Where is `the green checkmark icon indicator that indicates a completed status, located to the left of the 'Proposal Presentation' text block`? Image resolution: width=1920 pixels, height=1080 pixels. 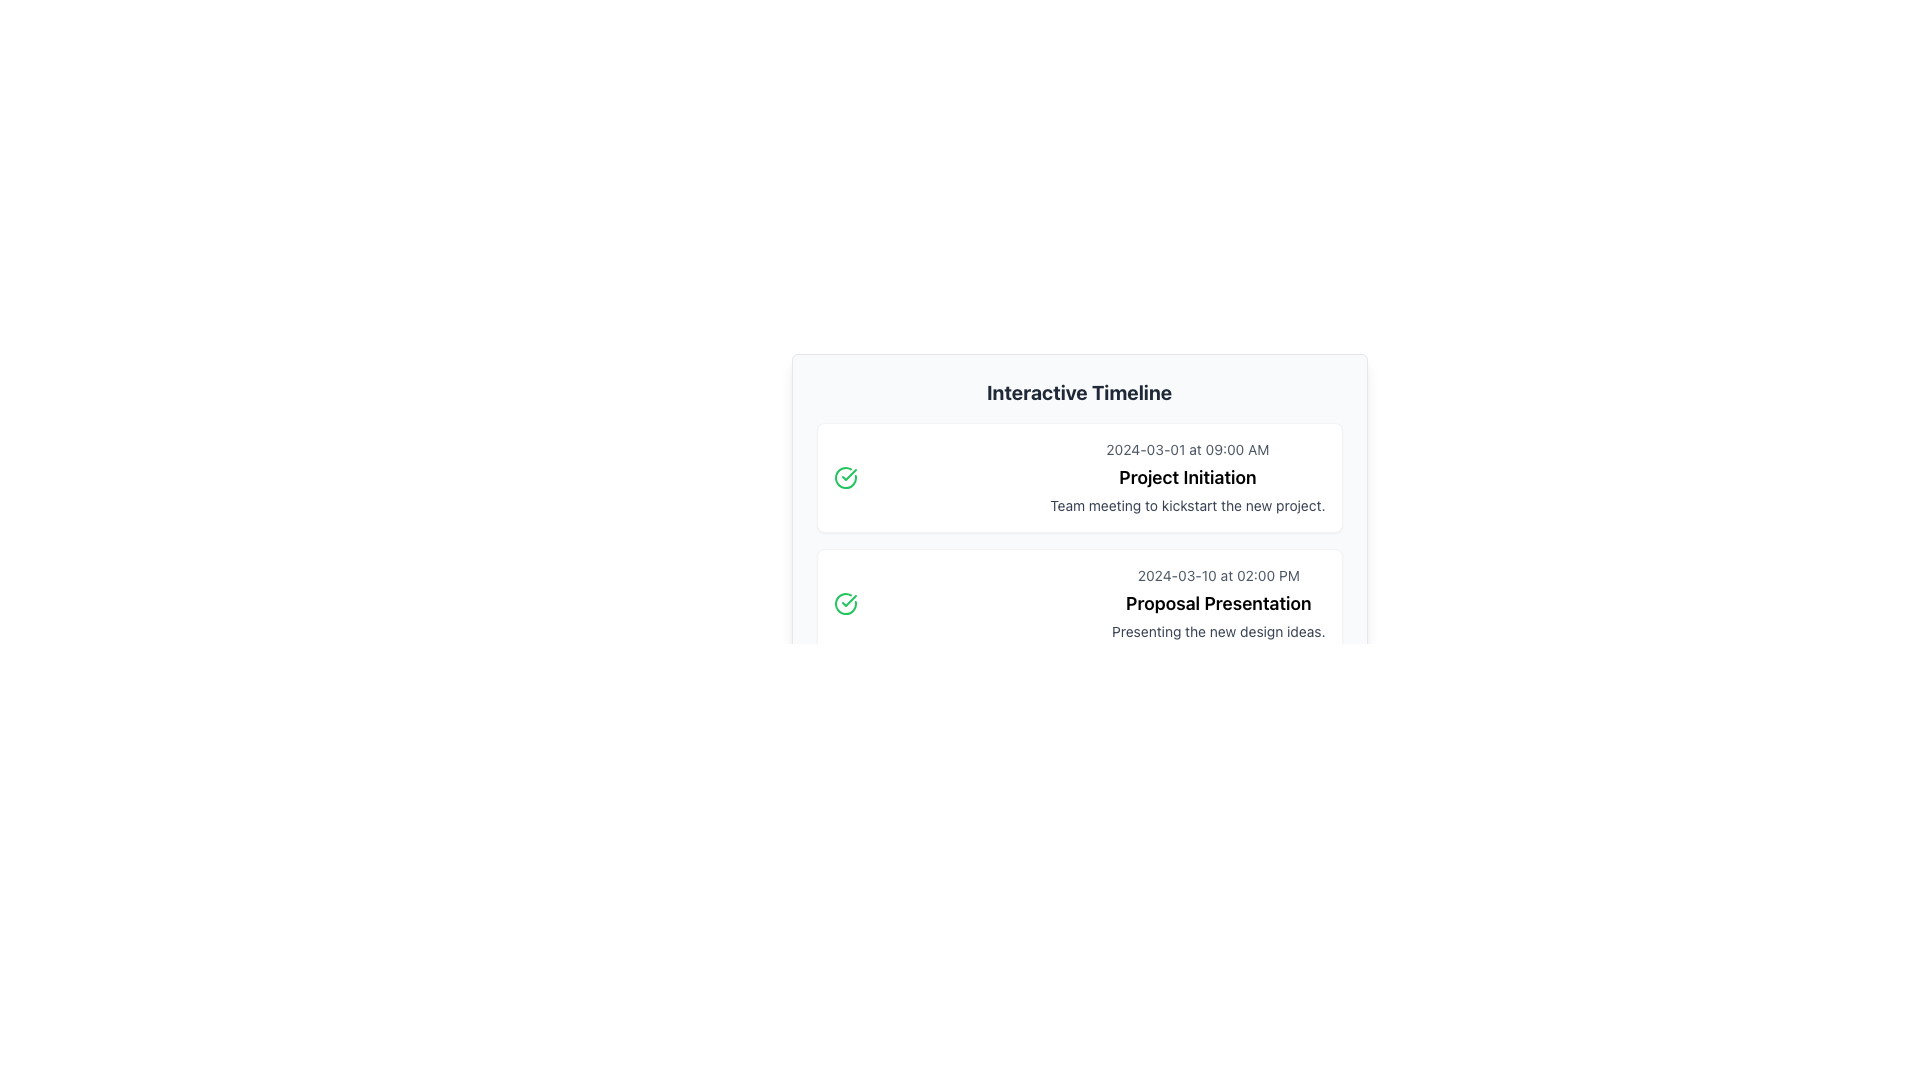
the green checkmark icon indicator that indicates a completed status, located to the left of the 'Proposal Presentation' text block is located at coordinates (845, 603).